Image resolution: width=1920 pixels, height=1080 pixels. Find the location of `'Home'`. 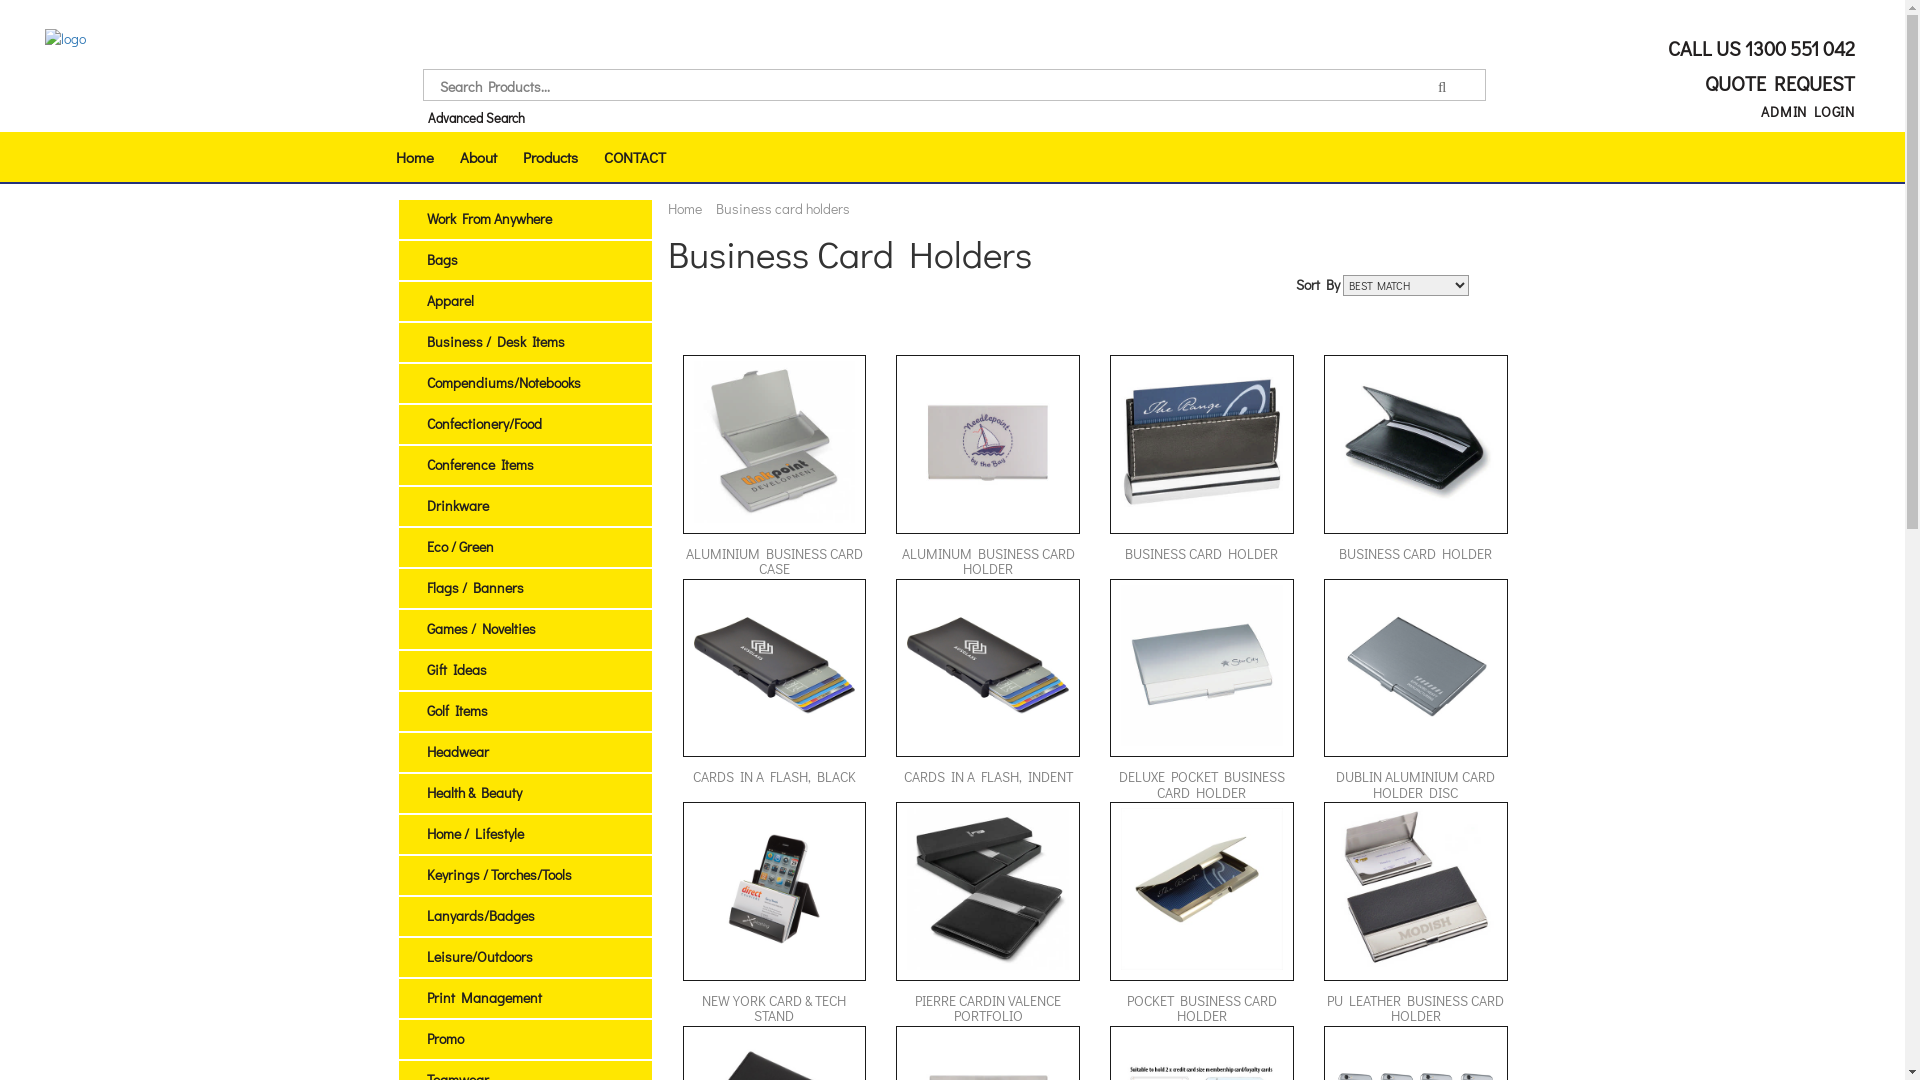

'Home' is located at coordinates (685, 208).